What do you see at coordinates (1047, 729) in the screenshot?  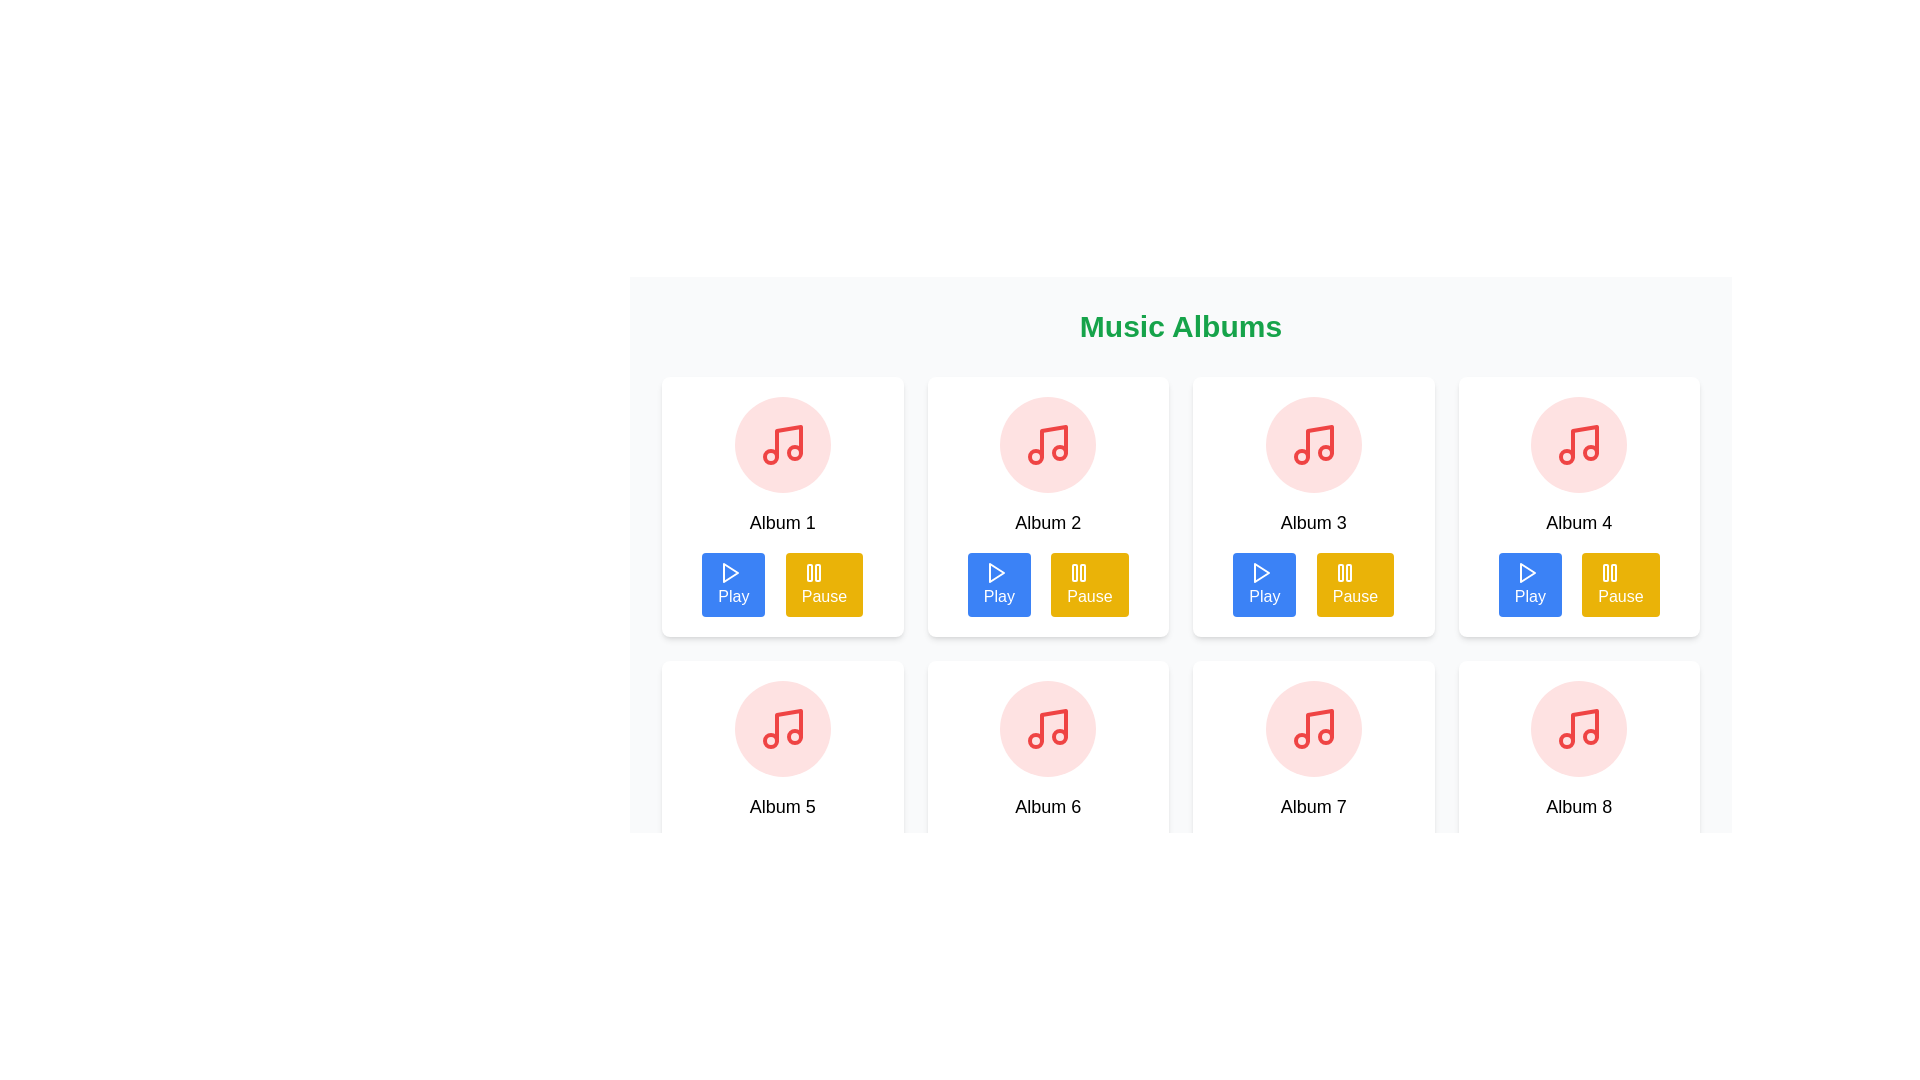 I see `the decorative music icon representing 'Album 6' located in the second column of the lower row in the grid layout` at bounding box center [1047, 729].